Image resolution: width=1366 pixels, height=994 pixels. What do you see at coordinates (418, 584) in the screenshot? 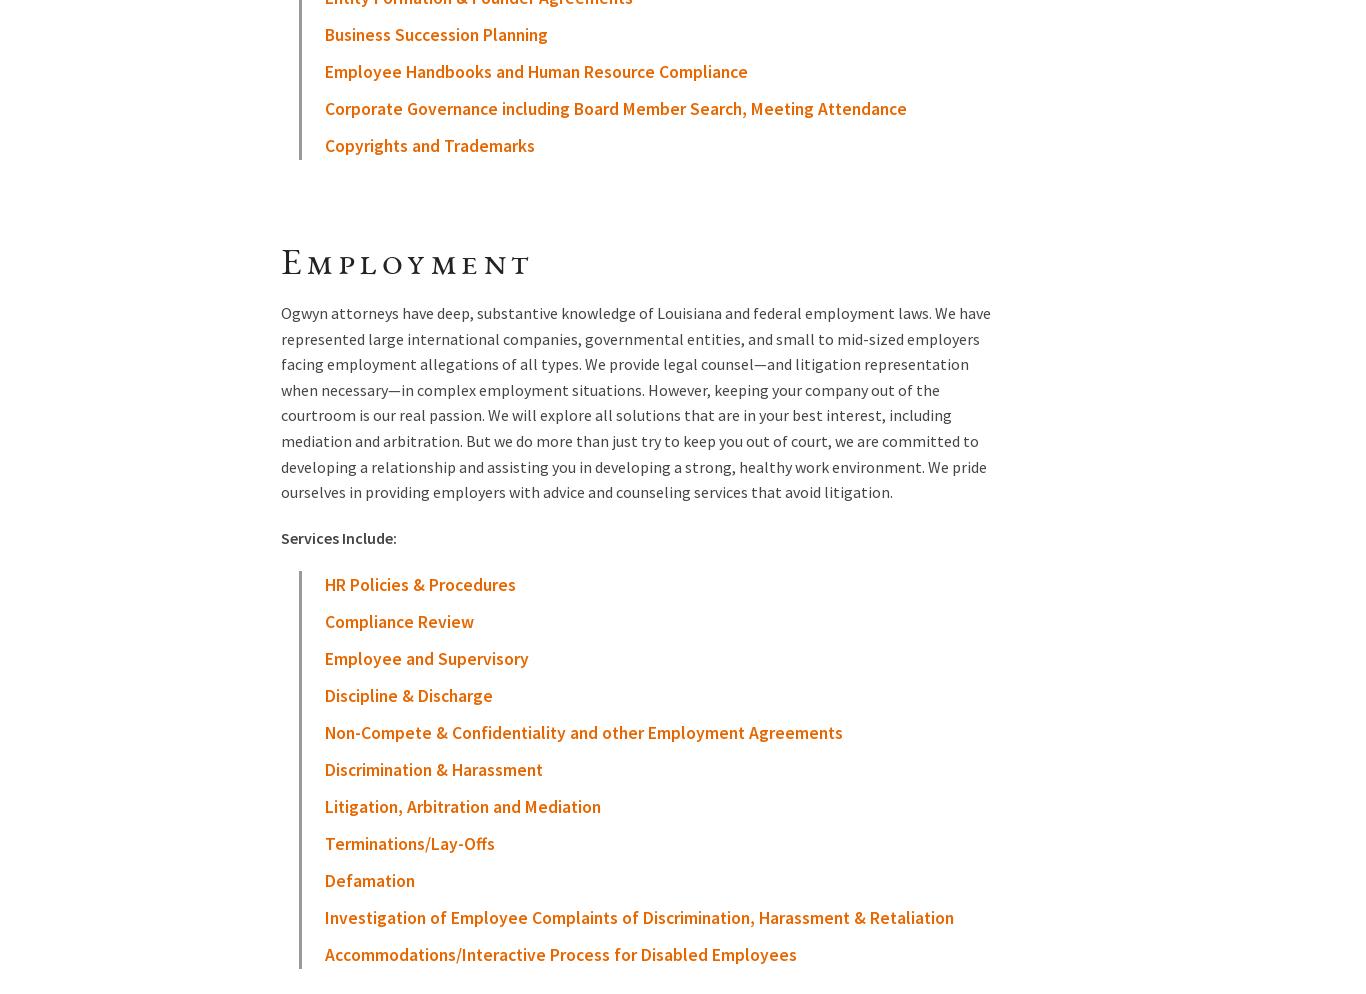
I see `'HR Policies & Procedures'` at bounding box center [418, 584].